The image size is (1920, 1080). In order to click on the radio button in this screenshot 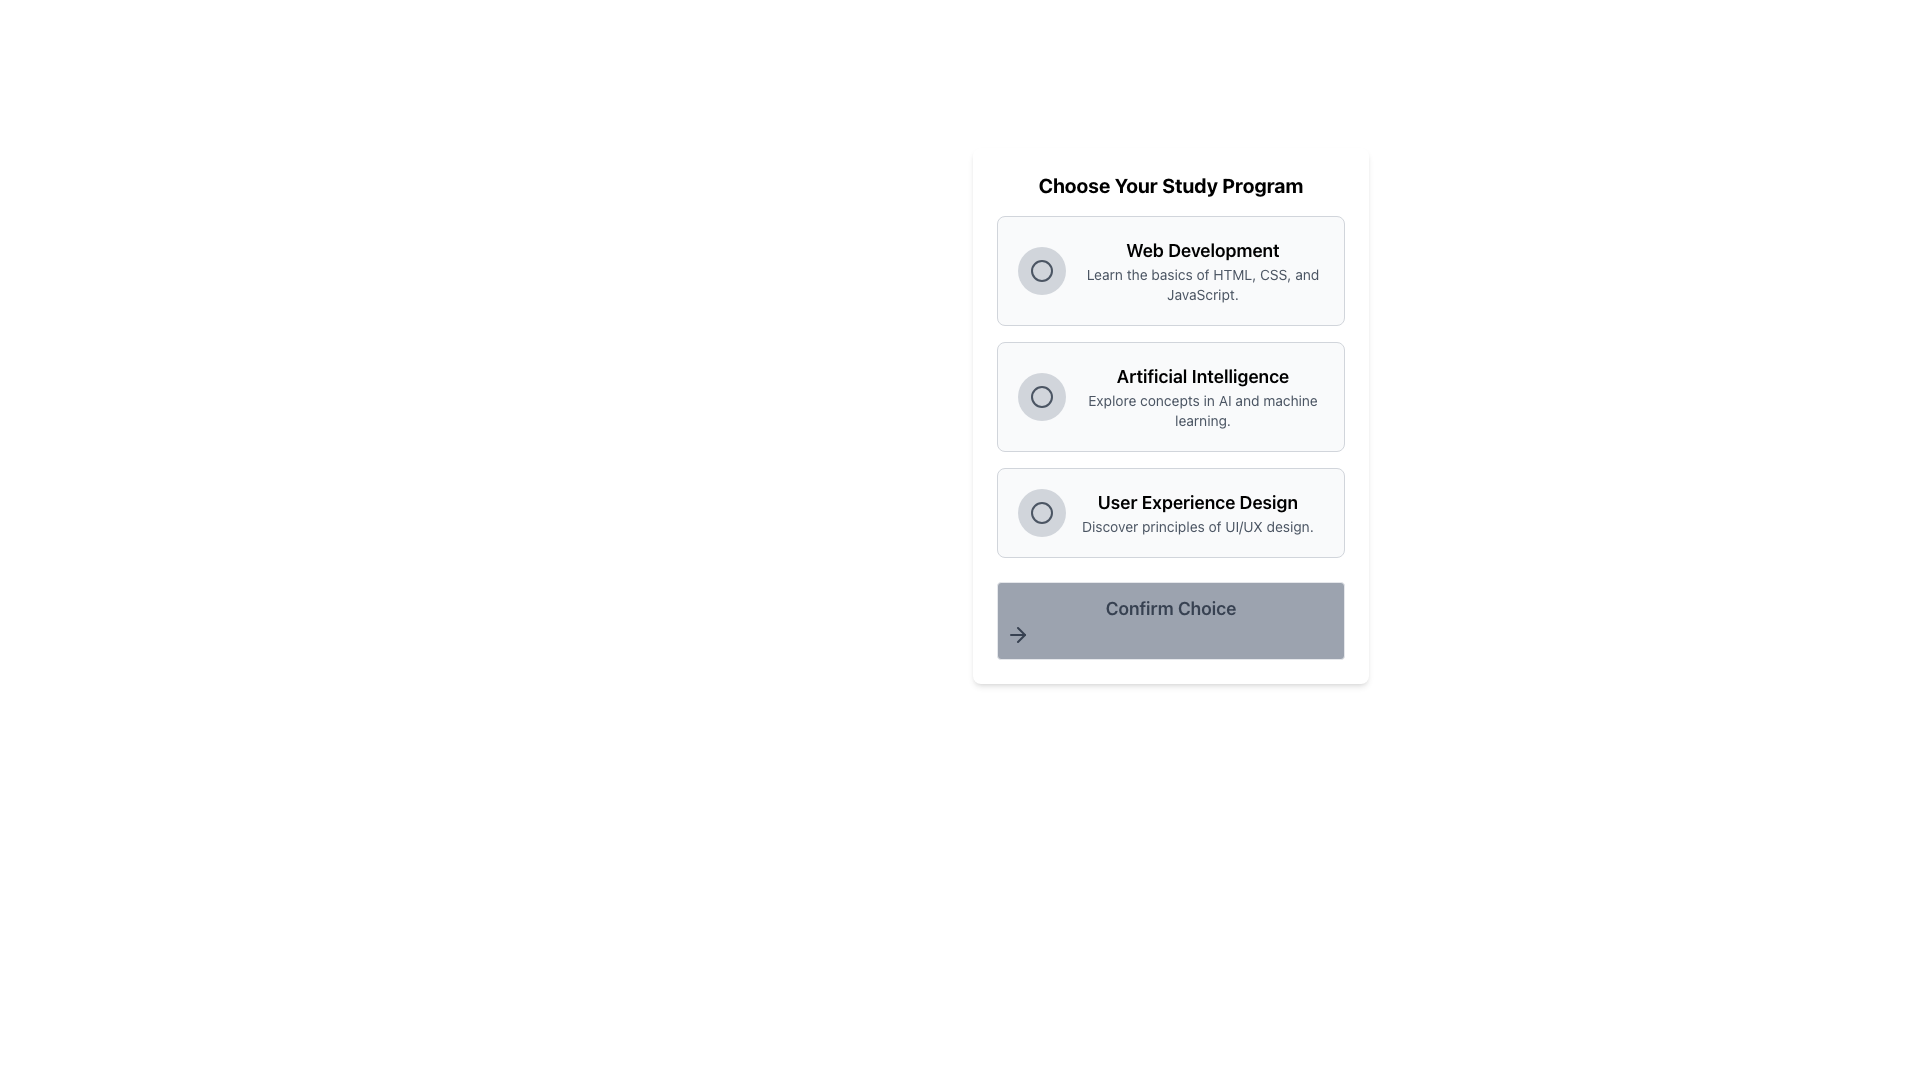, I will do `click(1040, 512)`.